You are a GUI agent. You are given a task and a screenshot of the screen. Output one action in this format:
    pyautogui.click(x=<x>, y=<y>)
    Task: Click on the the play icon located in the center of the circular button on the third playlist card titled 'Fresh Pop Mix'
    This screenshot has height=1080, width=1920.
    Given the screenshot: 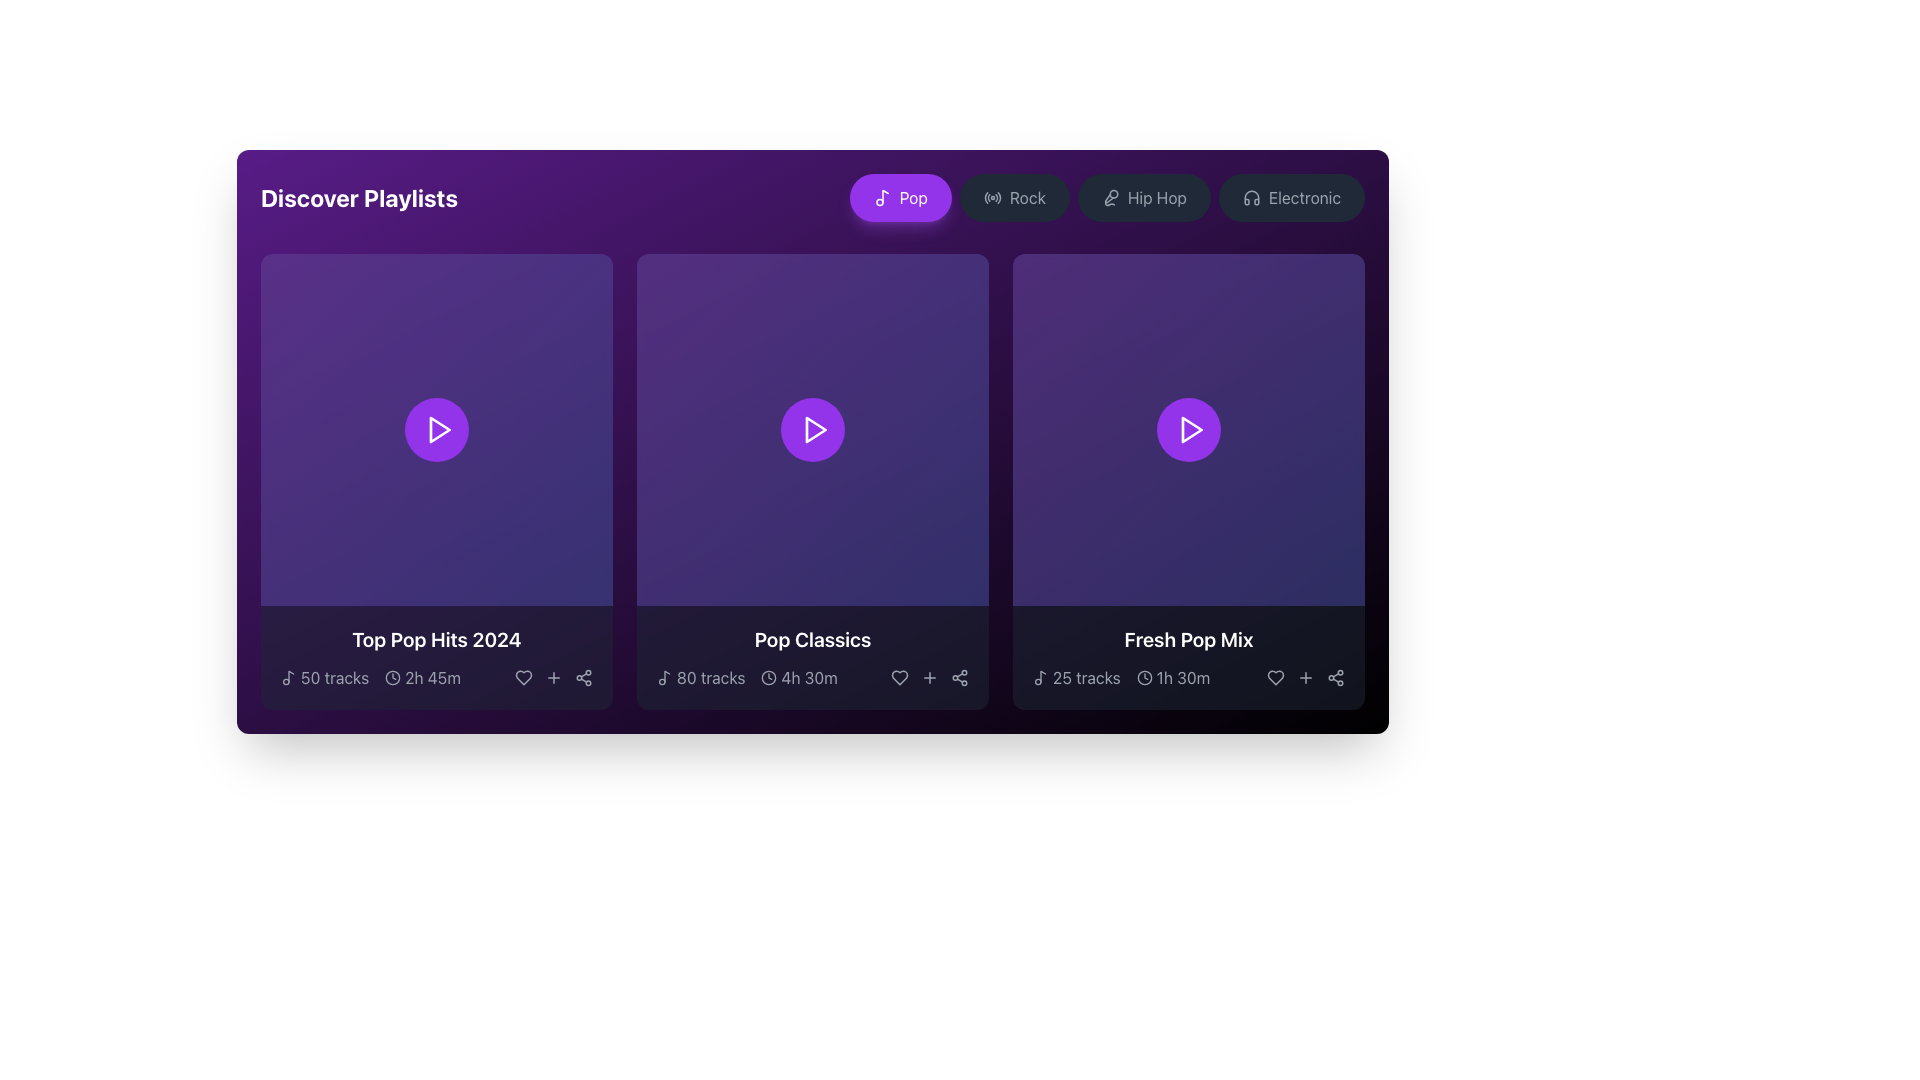 What is the action you would take?
    pyautogui.click(x=1190, y=428)
    